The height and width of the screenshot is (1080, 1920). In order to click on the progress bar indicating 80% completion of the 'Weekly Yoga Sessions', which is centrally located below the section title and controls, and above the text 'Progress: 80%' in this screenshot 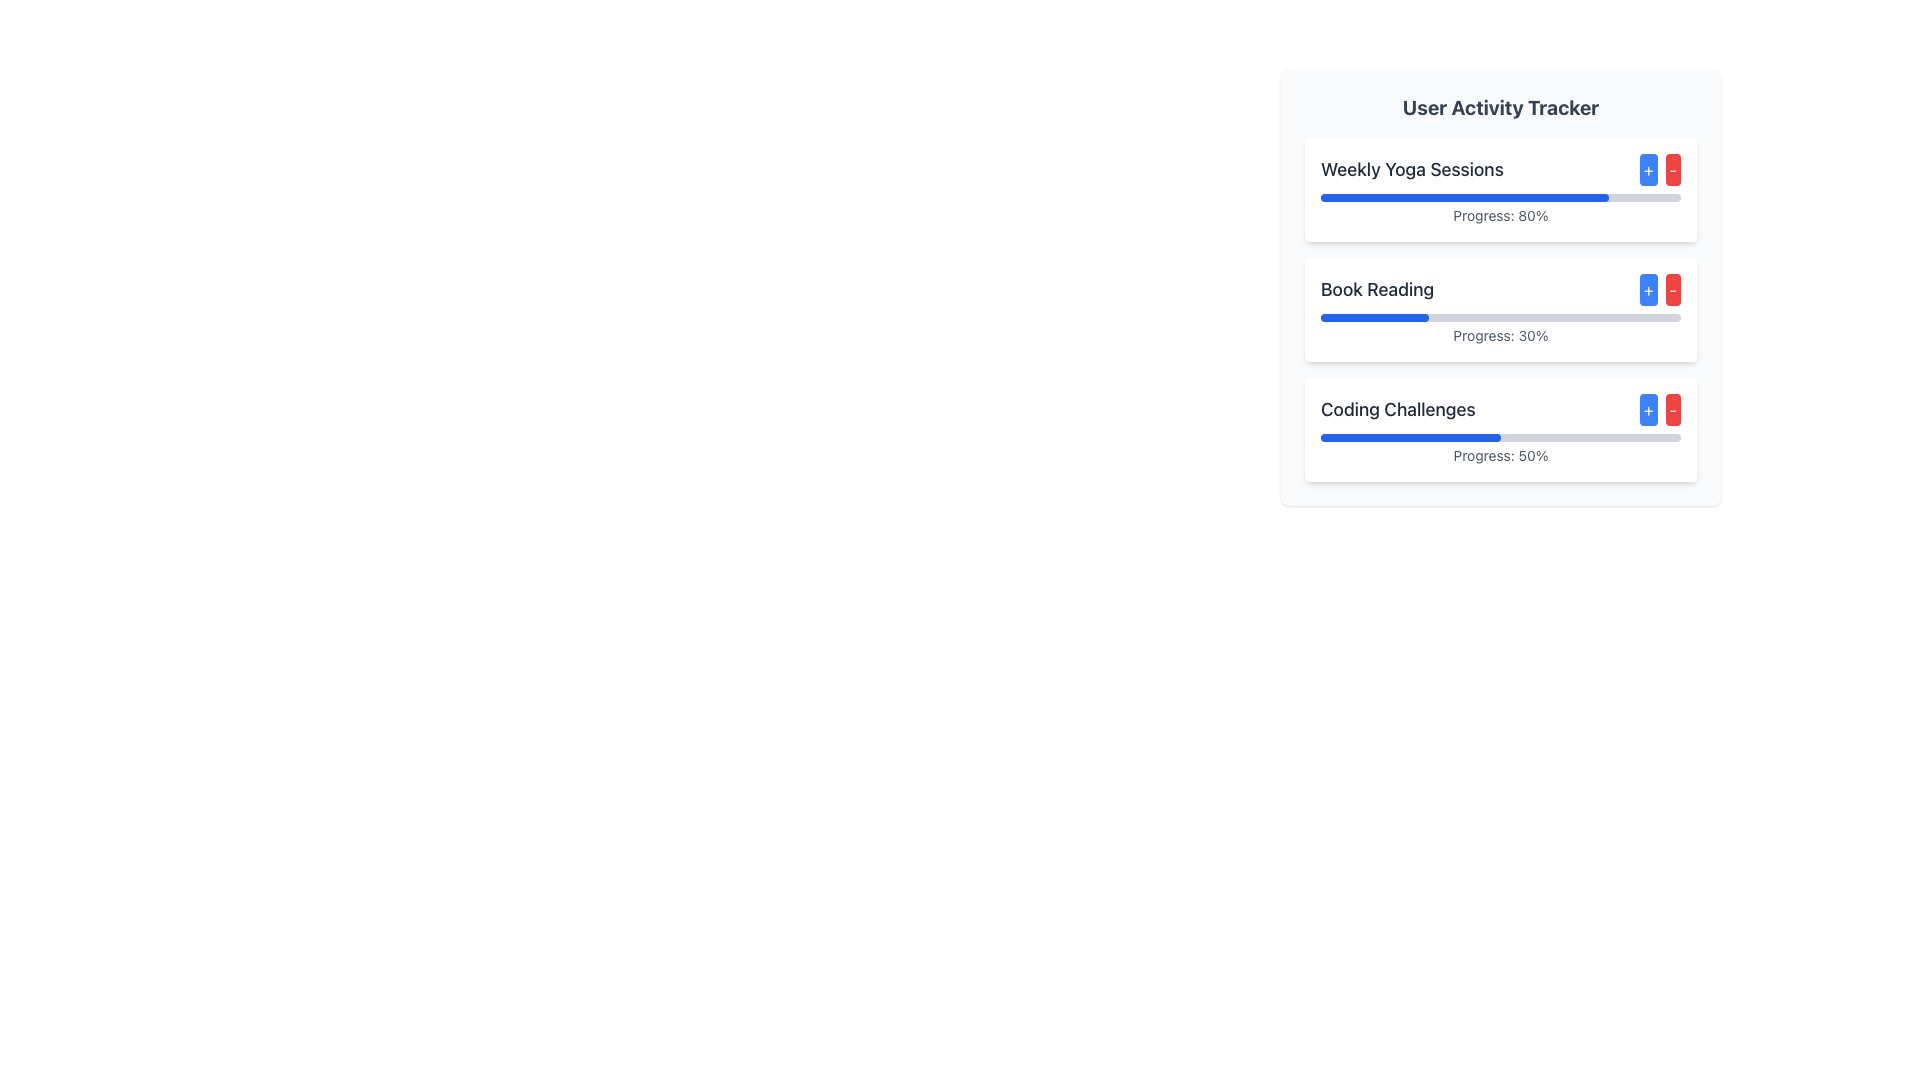, I will do `click(1501, 197)`.